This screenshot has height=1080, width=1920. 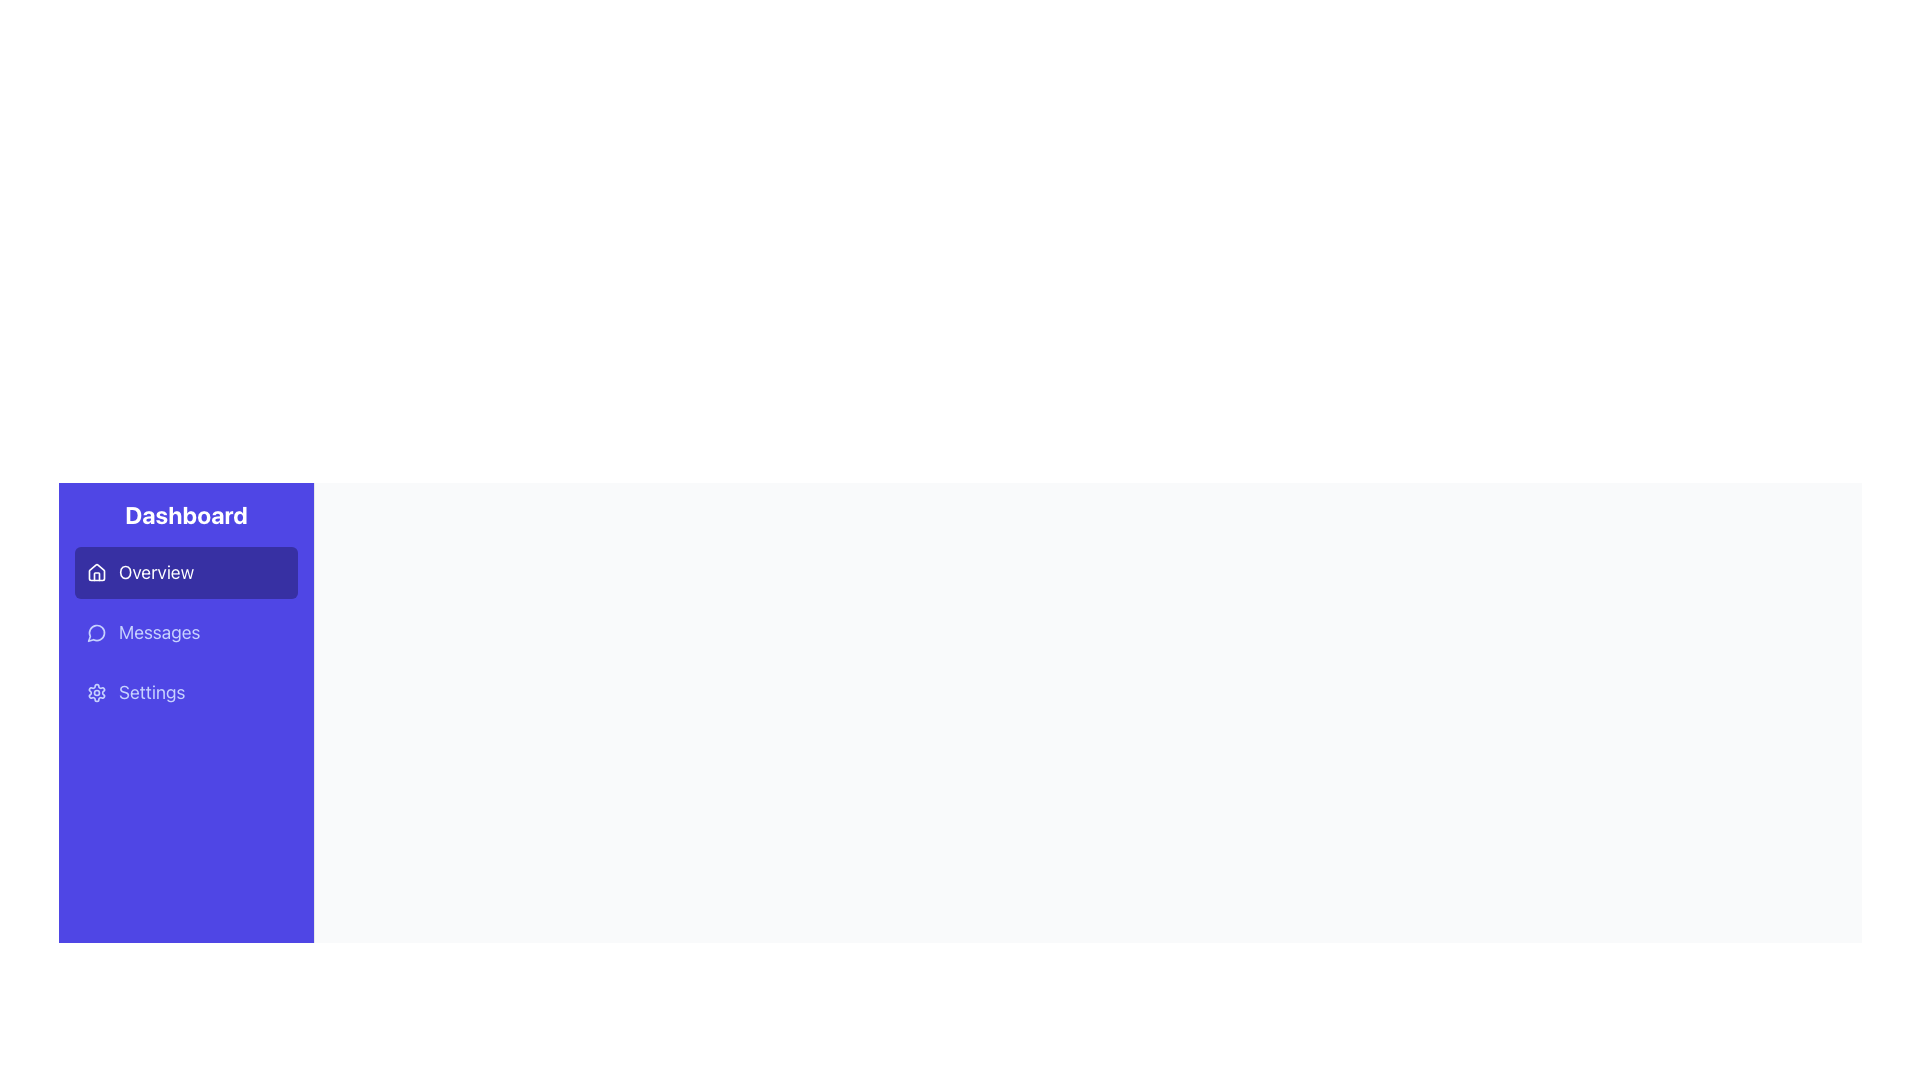 I want to click on the 'Messages' text label located in the left sidebar navigation menu, so click(x=158, y=632).